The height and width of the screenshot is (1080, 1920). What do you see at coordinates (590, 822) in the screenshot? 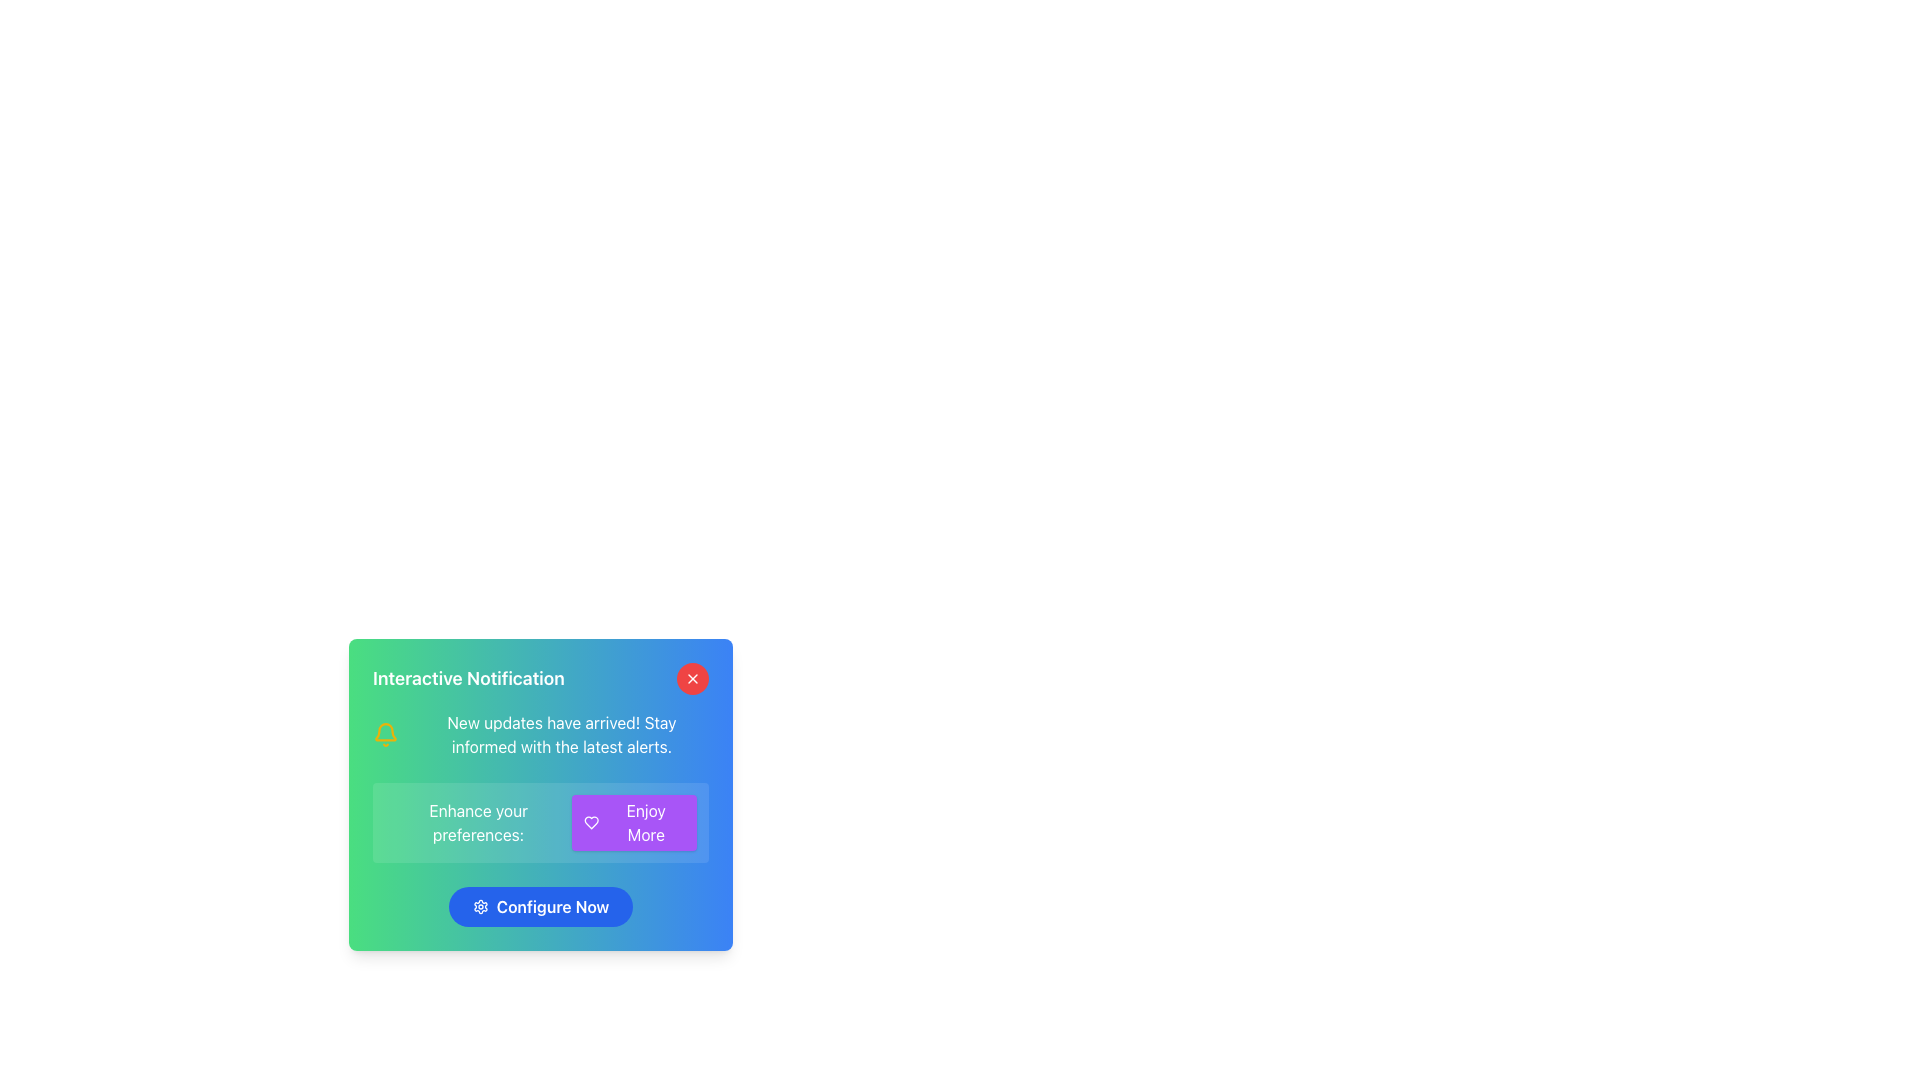
I see `the heart icon located in the bottom-right corner of the notification panel` at bounding box center [590, 822].